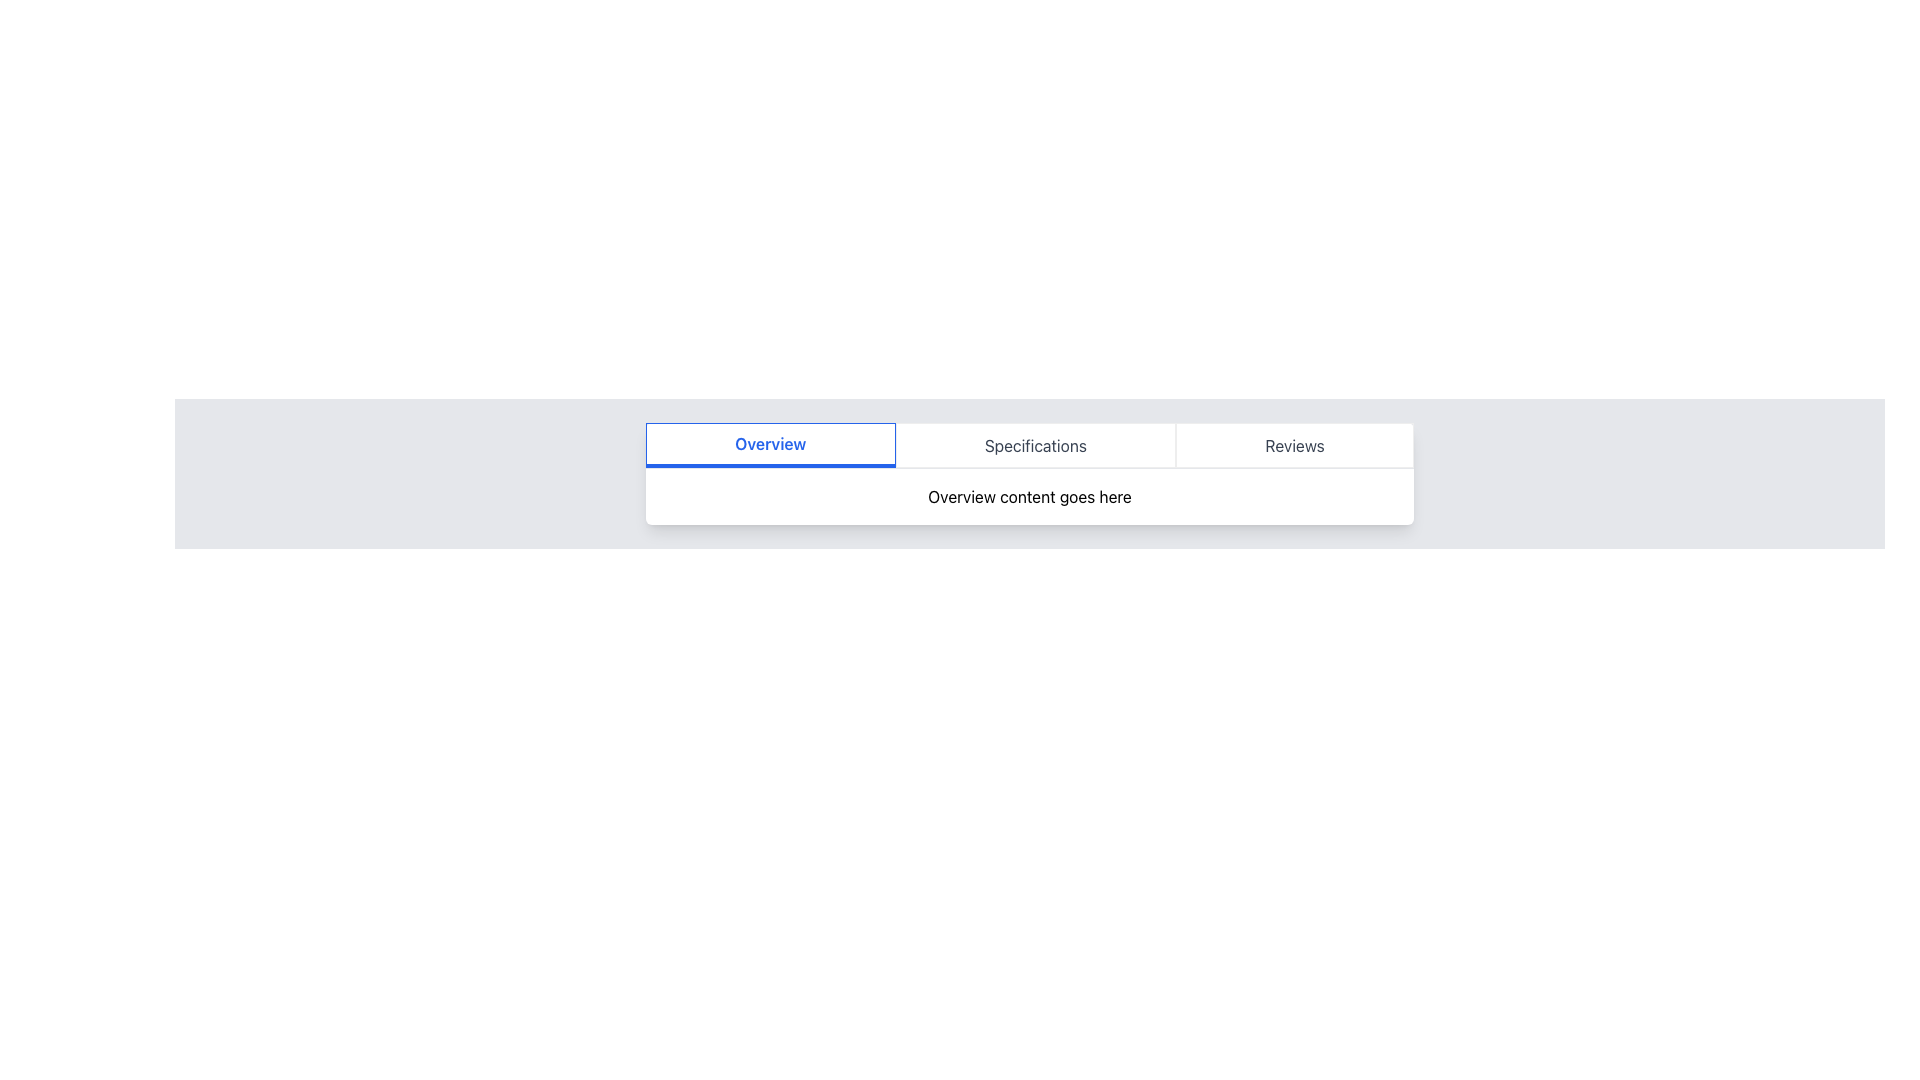 Image resolution: width=1920 pixels, height=1080 pixels. I want to click on the 'Specifications' option in the navigation bar, so click(1035, 444).